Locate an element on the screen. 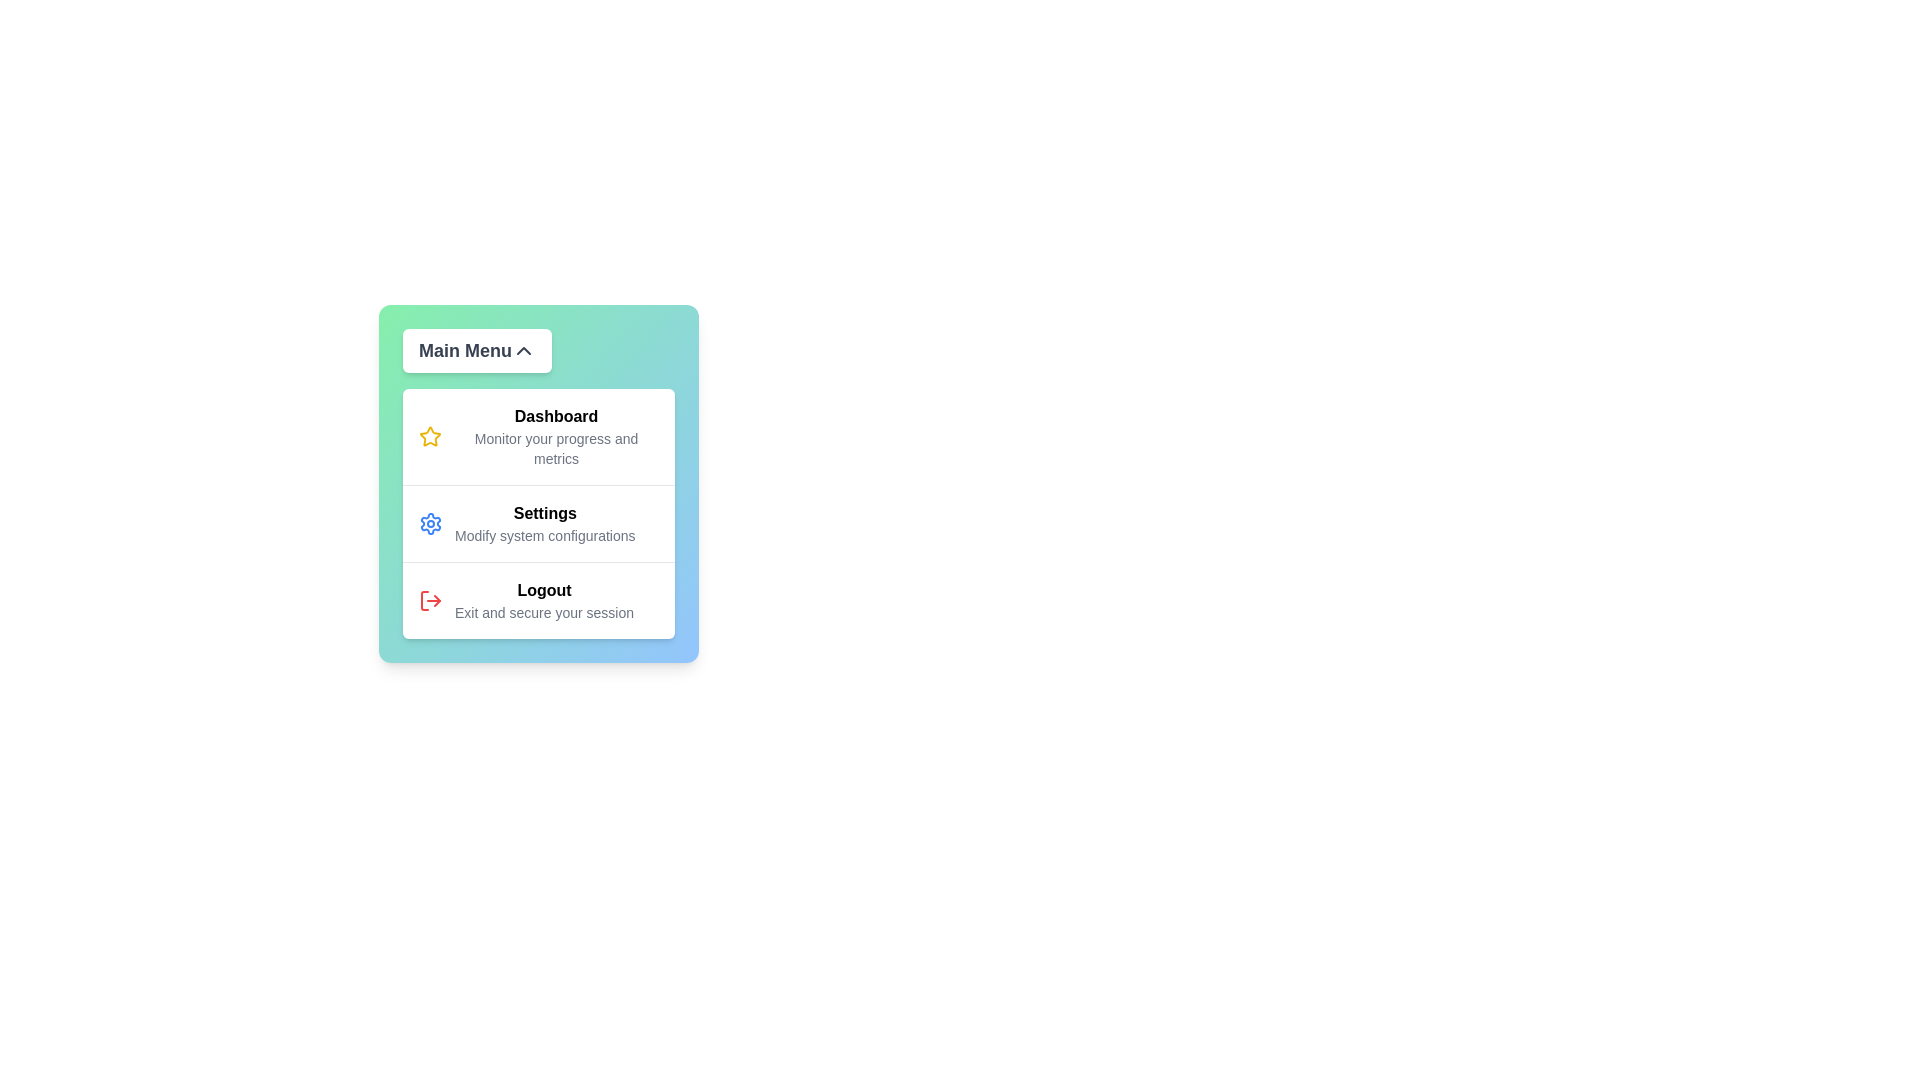  the 'Main Menu' button to toggle the menu visibility is located at coordinates (476, 350).